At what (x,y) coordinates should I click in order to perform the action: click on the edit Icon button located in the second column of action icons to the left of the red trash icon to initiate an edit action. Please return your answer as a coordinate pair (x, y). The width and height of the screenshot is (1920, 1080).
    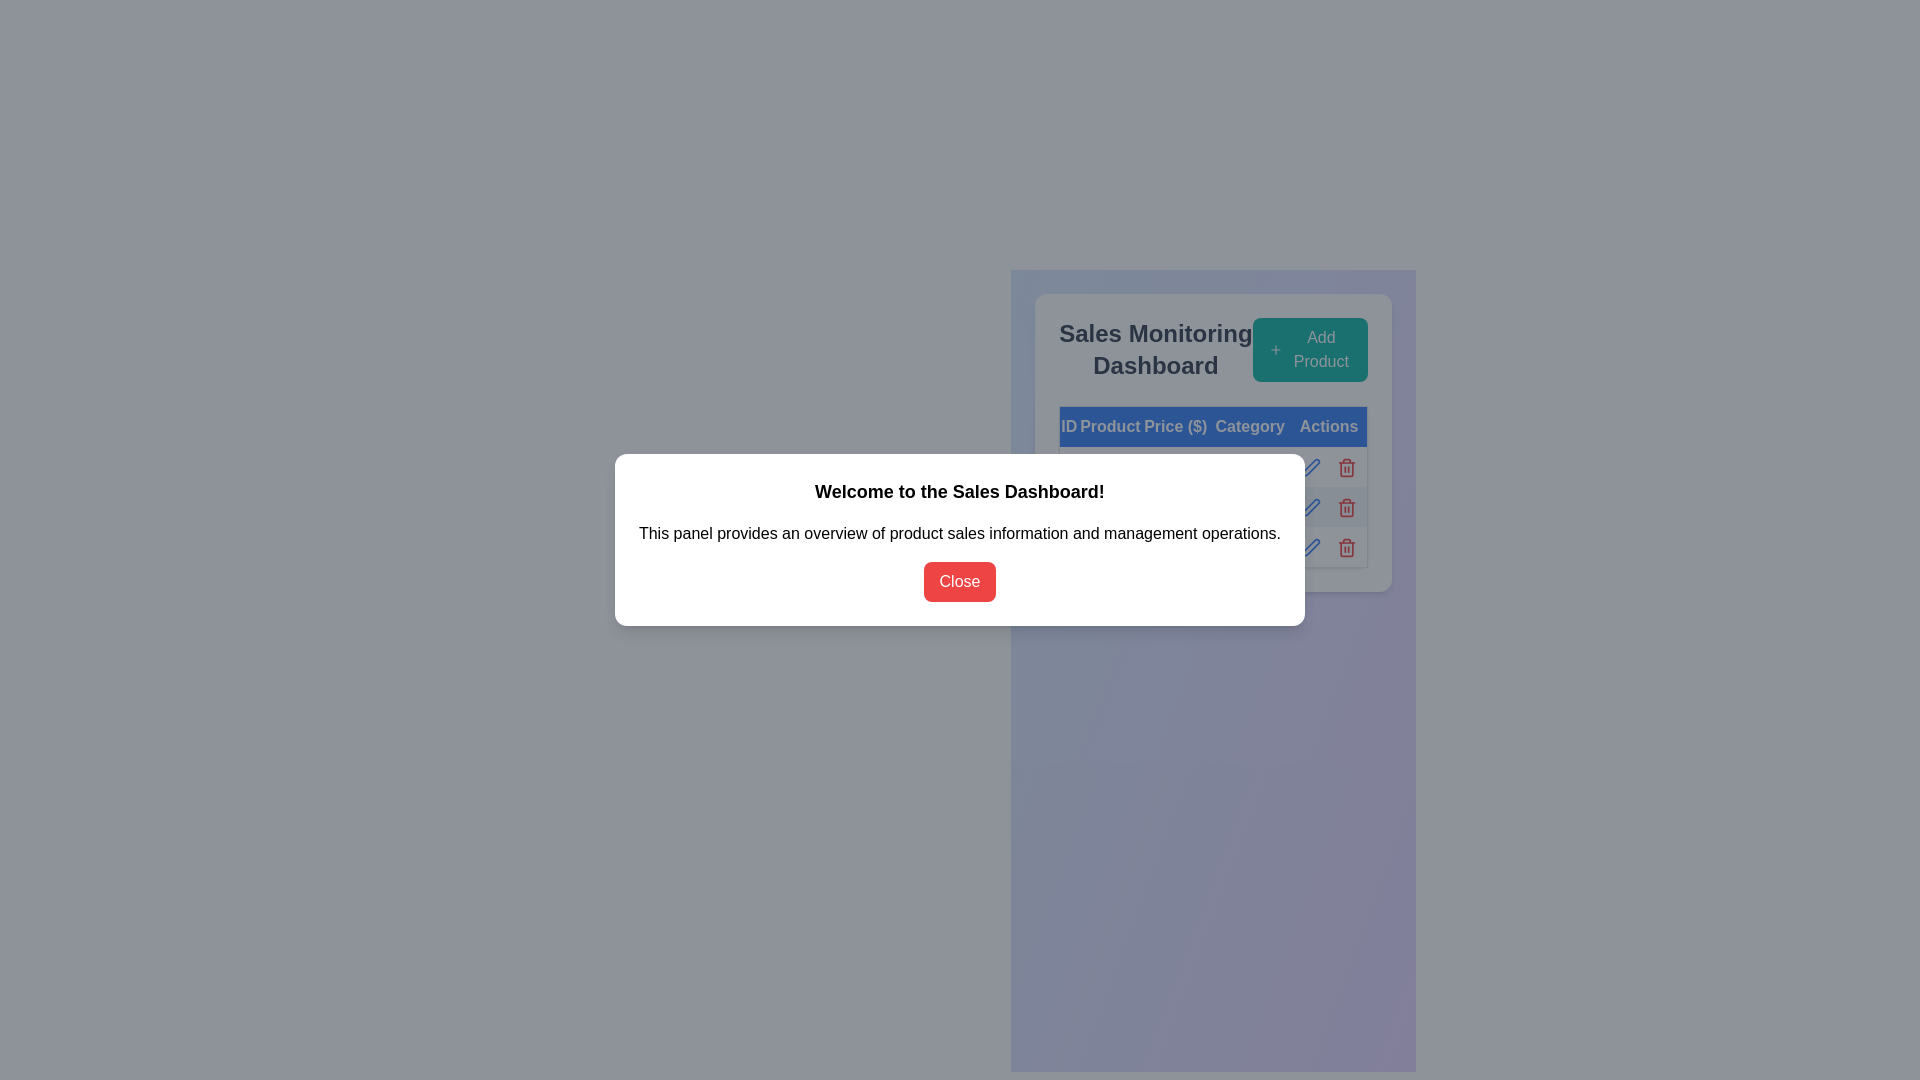
    Looking at the image, I should click on (1310, 466).